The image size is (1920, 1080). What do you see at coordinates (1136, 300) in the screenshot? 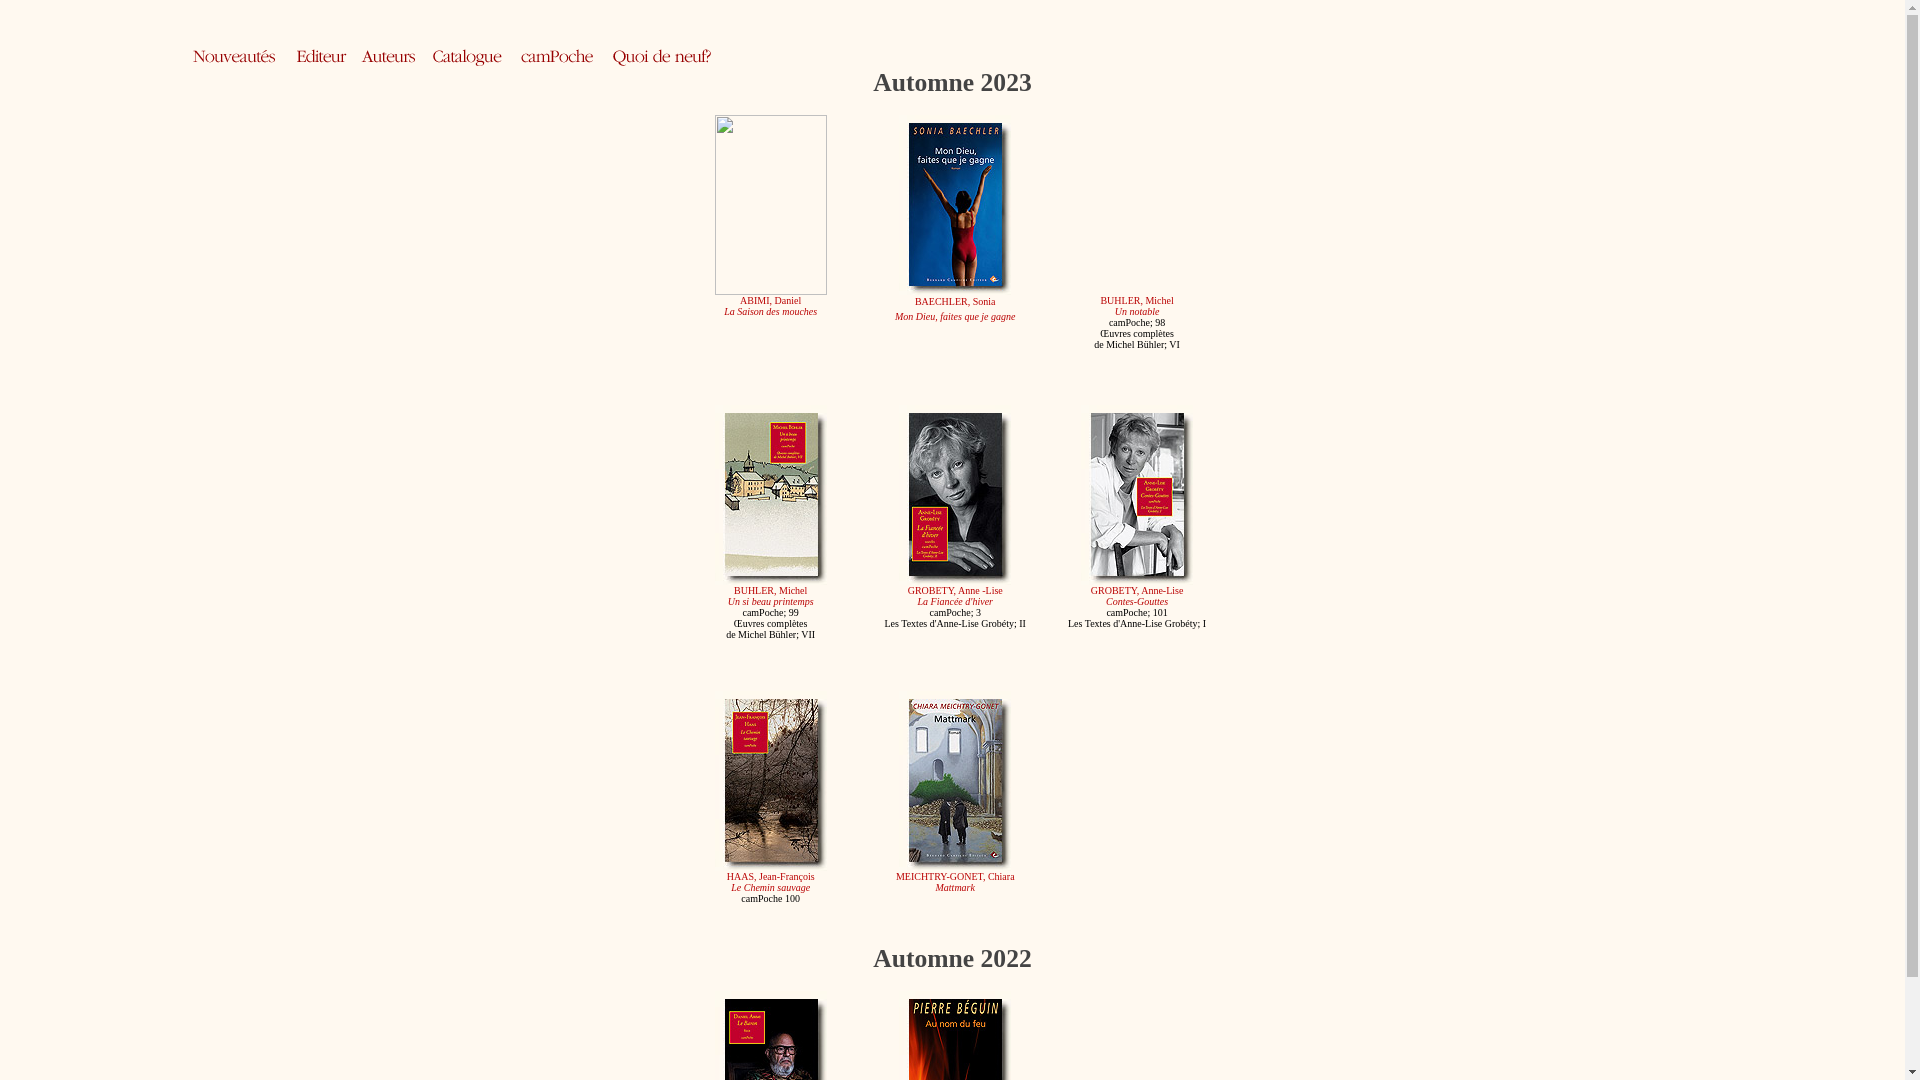
I see `'BUHLER, Michel'` at bounding box center [1136, 300].